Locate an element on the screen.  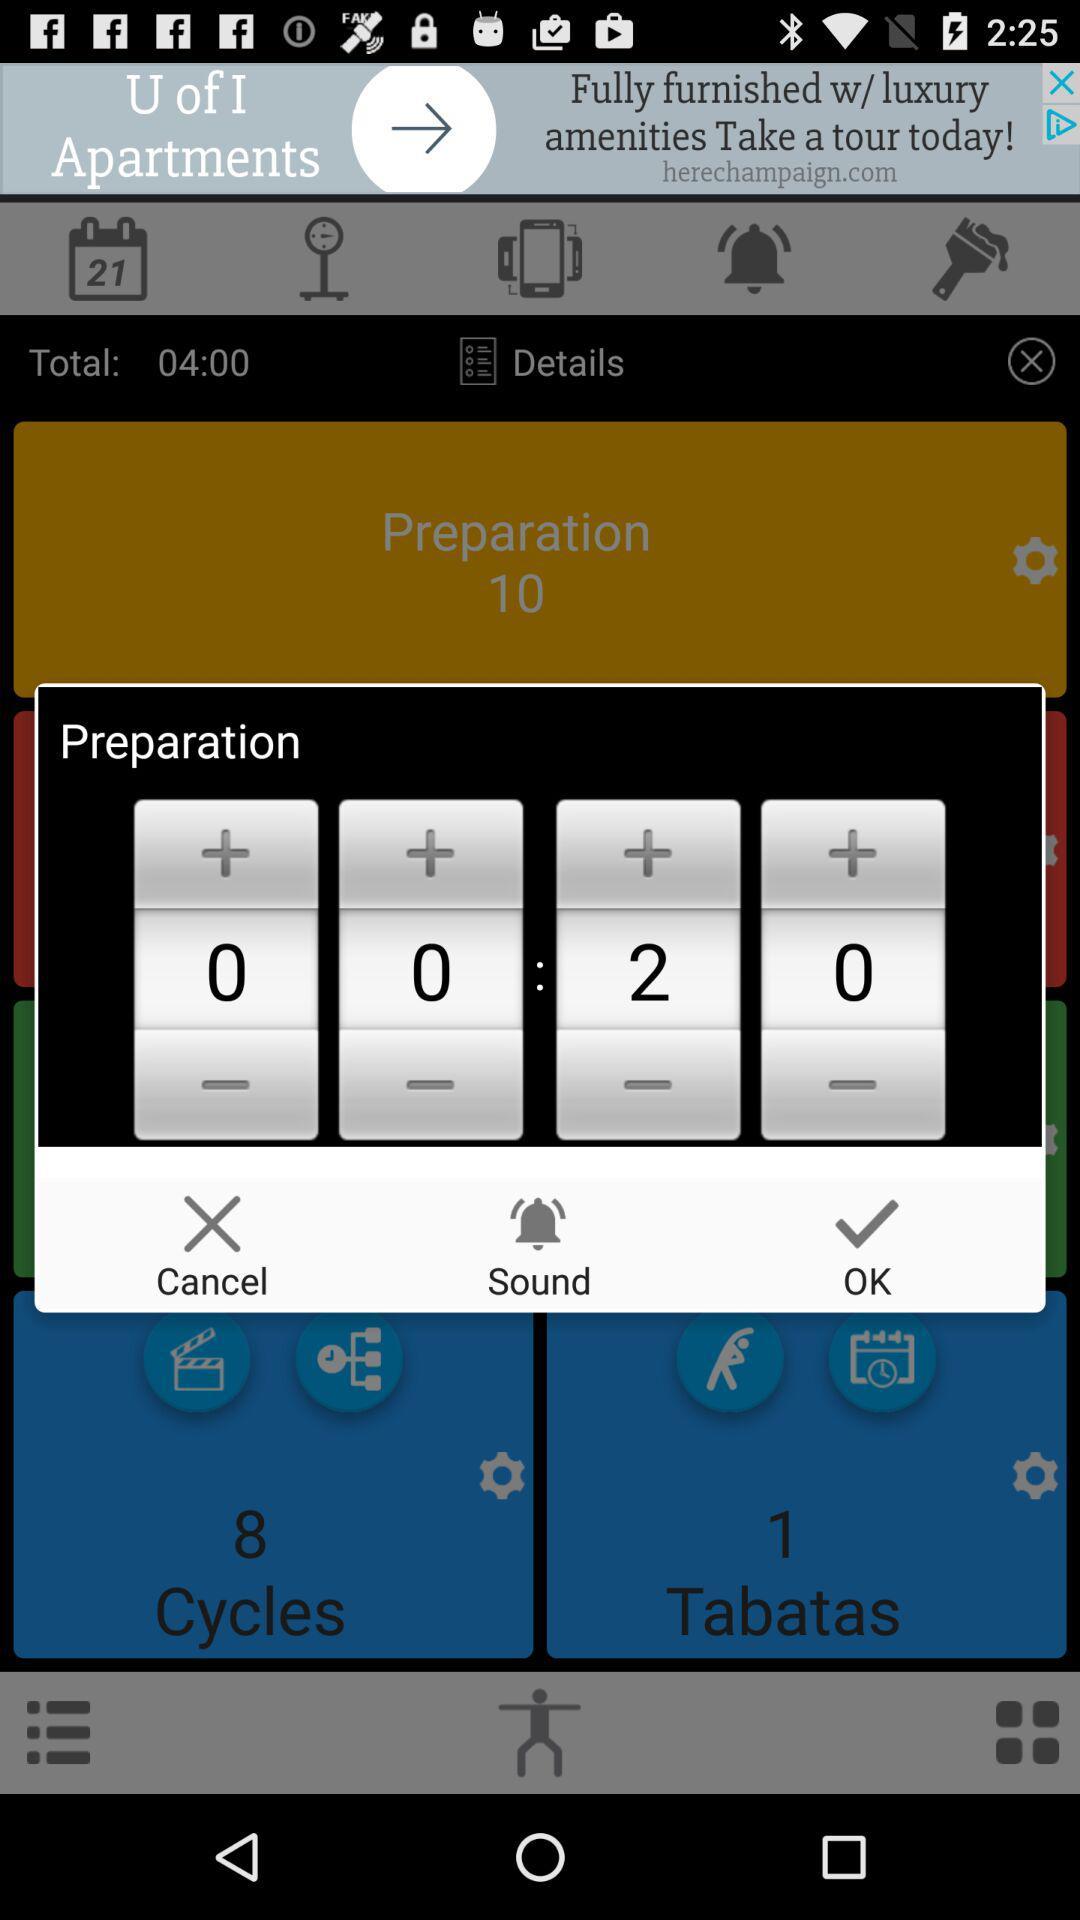
the list icon is located at coordinates (57, 1853).